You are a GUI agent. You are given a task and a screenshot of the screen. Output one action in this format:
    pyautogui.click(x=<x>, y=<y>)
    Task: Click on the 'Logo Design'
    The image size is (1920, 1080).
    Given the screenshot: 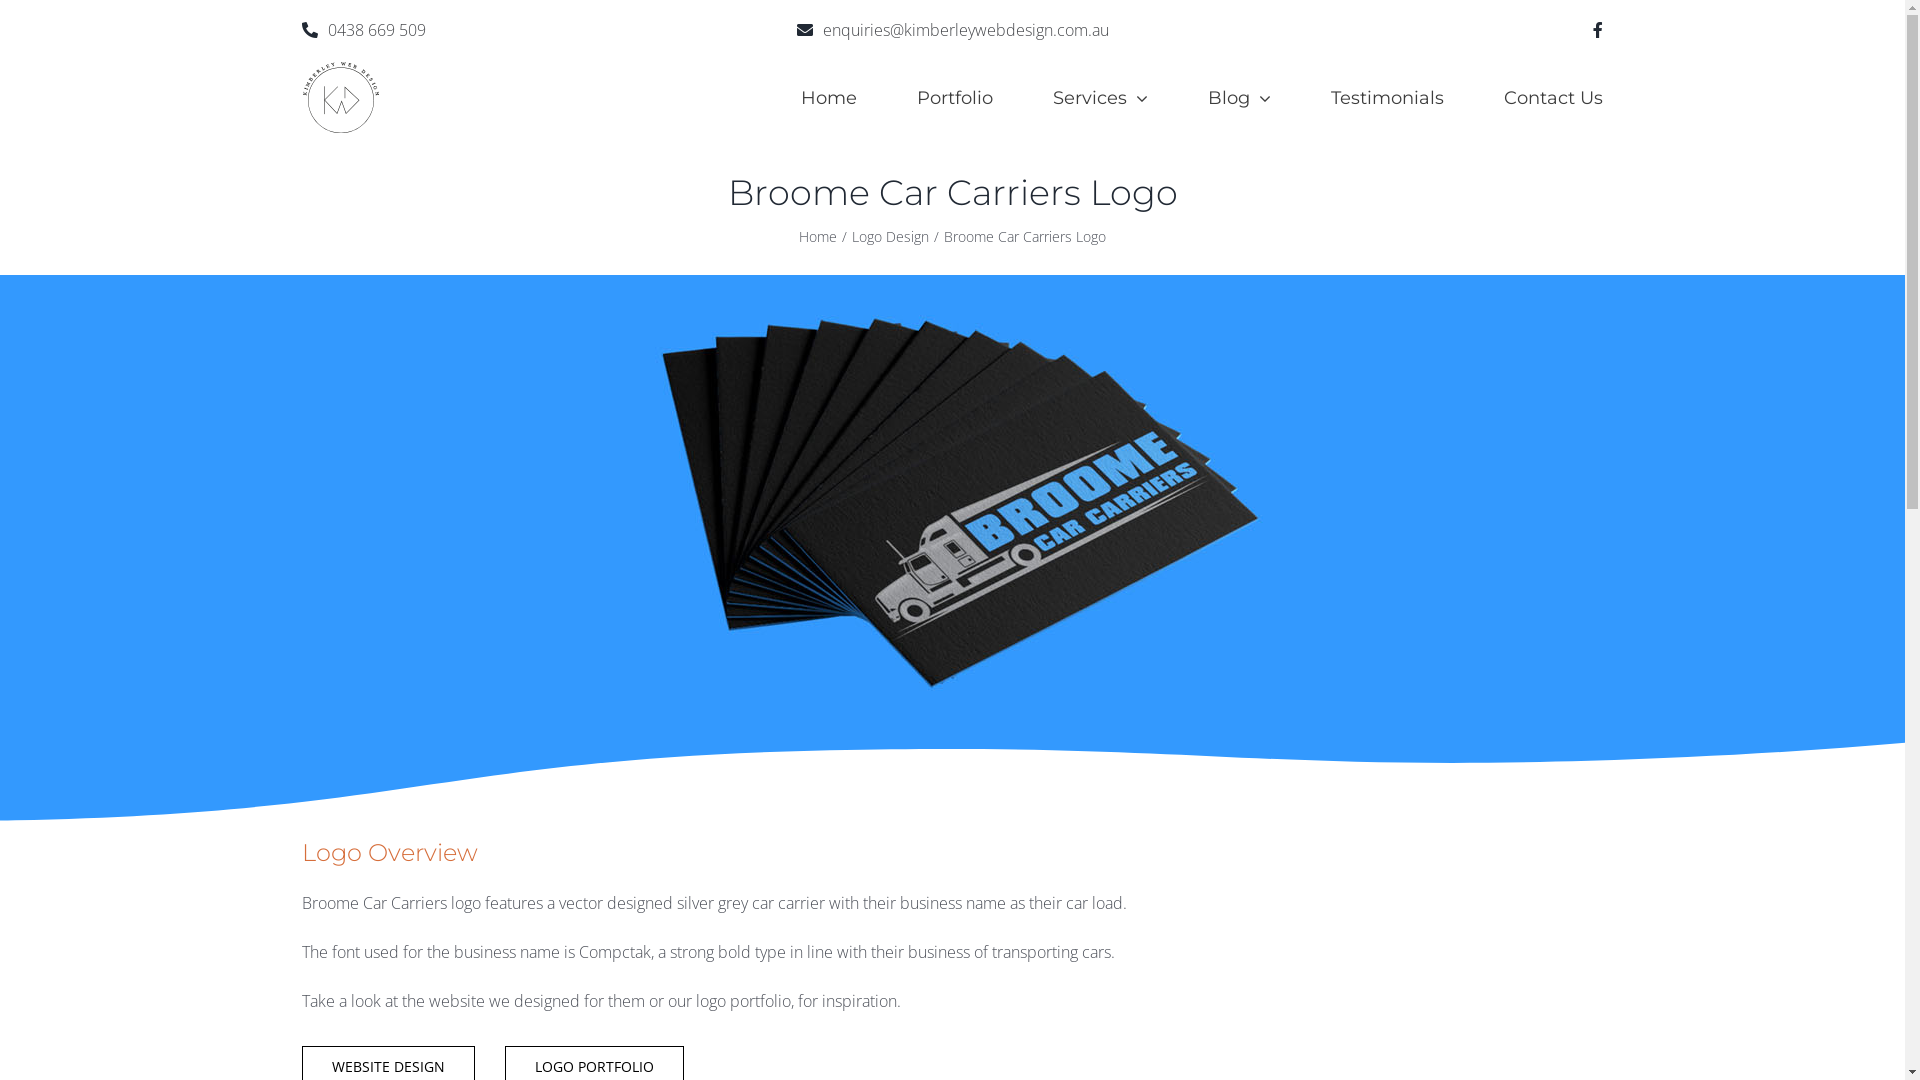 What is the action you would take?
    pyautogui.click(x=889, y=235)
    